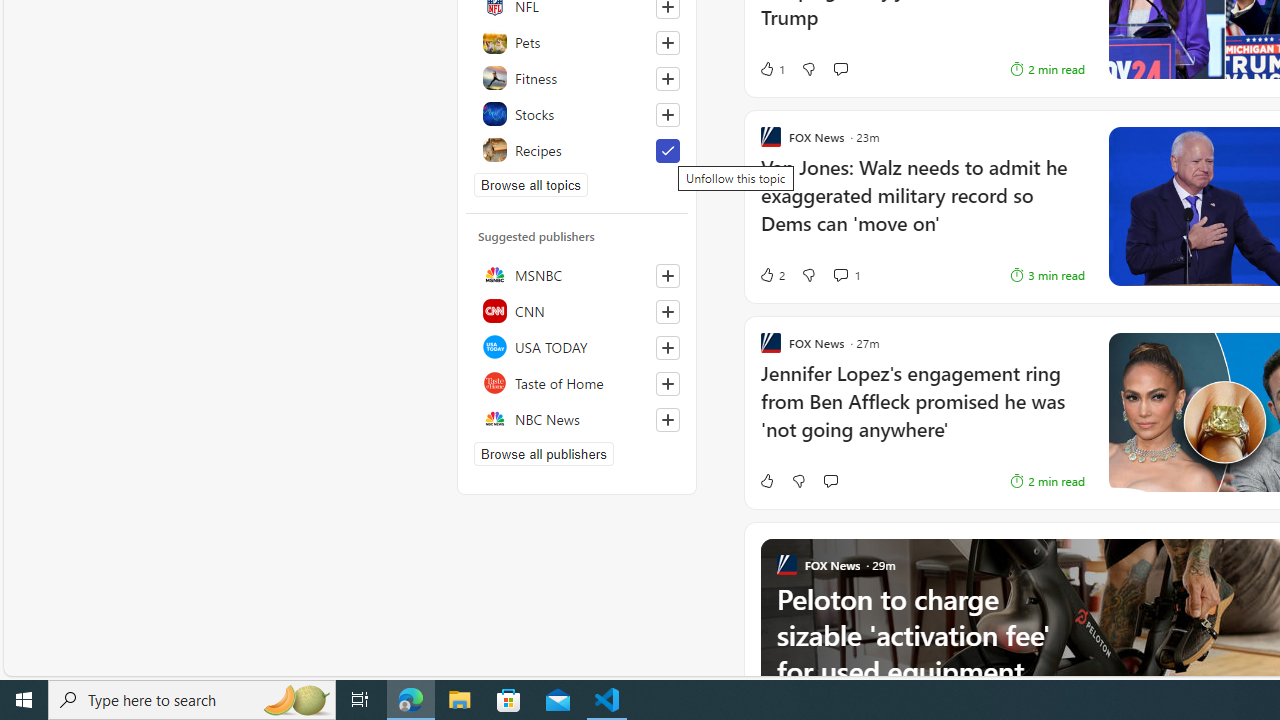 The image size is (1280, 720). I want to click on 'Fitness', so click(576, 77).